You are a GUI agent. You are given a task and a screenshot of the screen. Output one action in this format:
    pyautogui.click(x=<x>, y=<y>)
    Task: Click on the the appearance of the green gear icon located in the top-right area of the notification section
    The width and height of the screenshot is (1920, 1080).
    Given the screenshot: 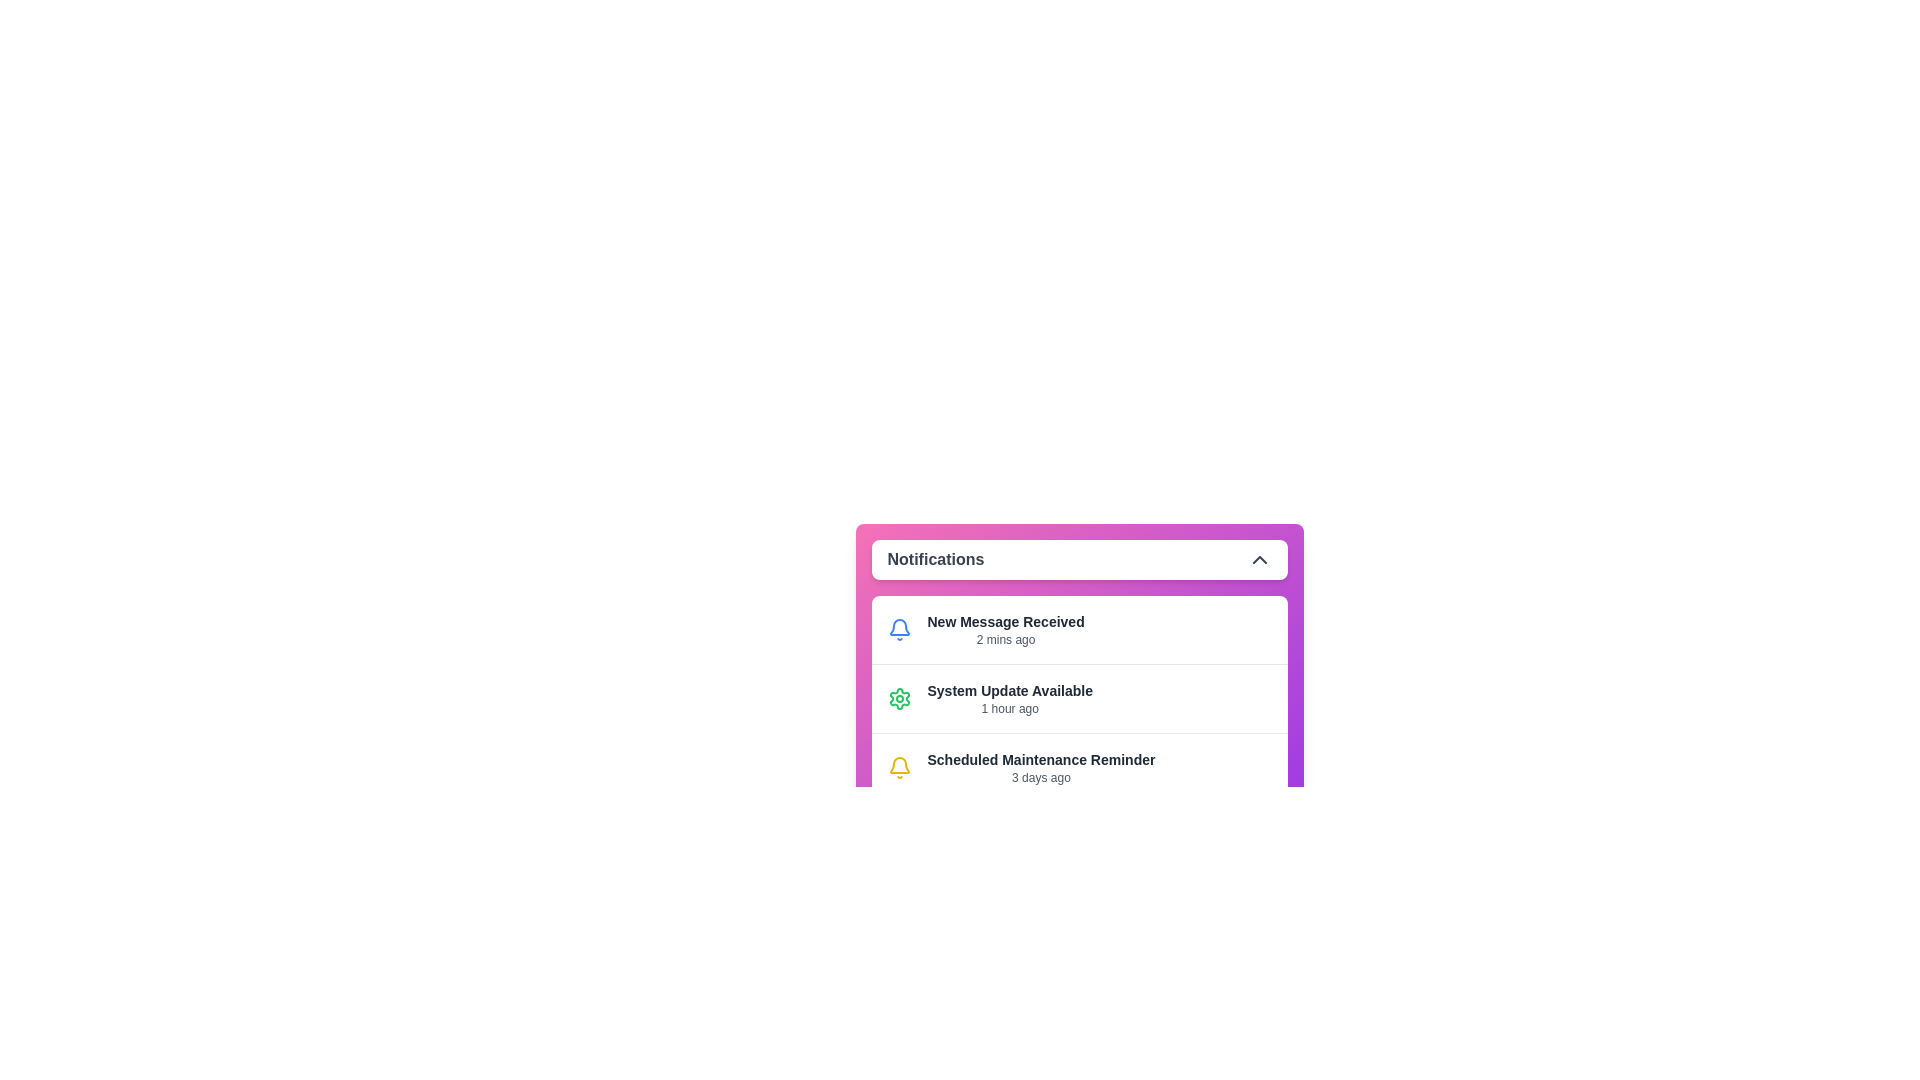 What is the action you would take?
    pyautogui.click(x=898, y=697)
    